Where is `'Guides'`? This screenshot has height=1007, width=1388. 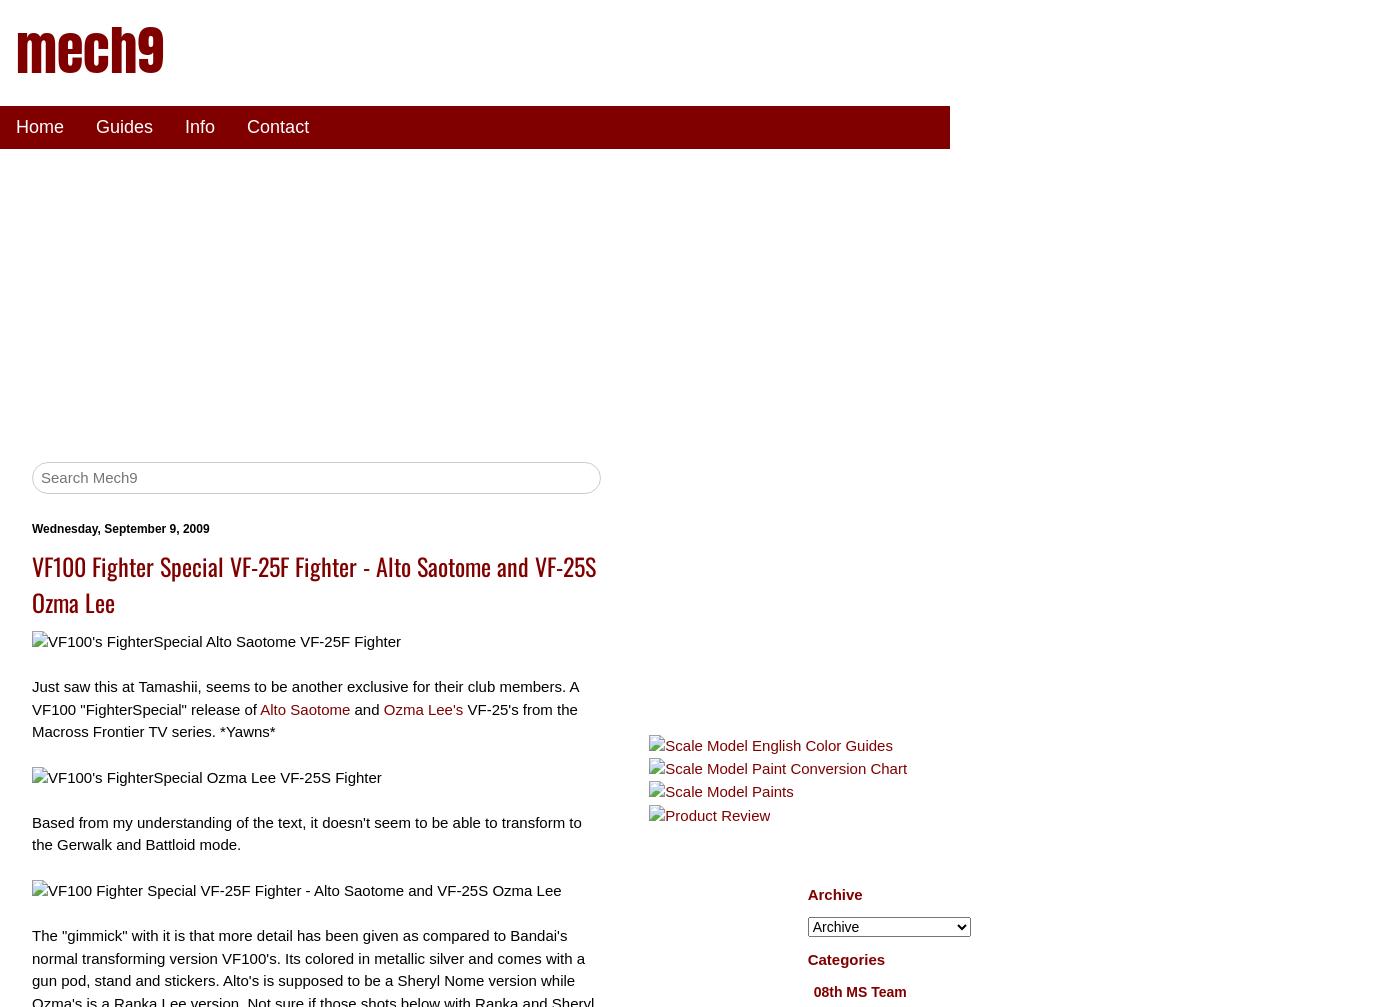 'Guides' is located at coordinates (124, 126).